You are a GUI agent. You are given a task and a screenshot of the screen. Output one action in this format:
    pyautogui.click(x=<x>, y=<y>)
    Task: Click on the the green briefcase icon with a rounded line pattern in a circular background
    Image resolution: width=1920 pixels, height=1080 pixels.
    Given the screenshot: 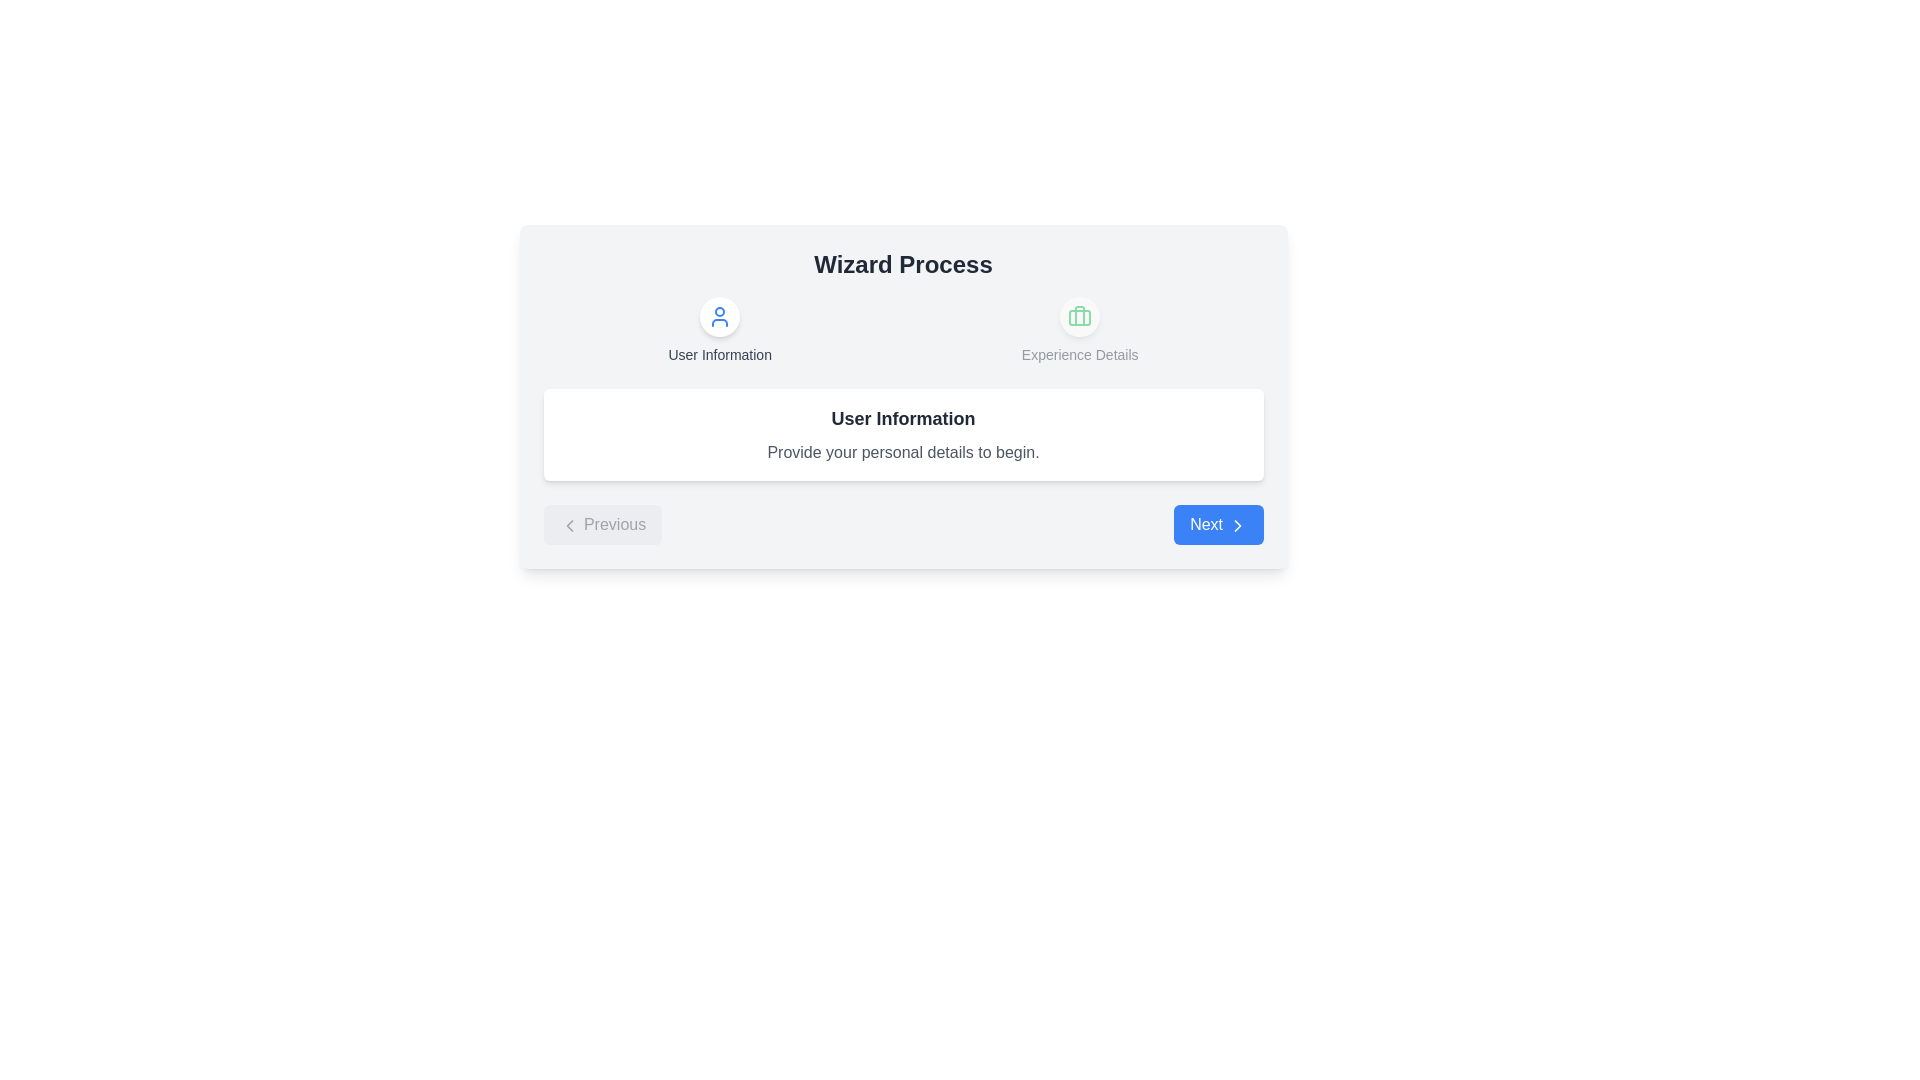 What is the action you would take?
    pyautogui.click(x=1079, y=315)
    